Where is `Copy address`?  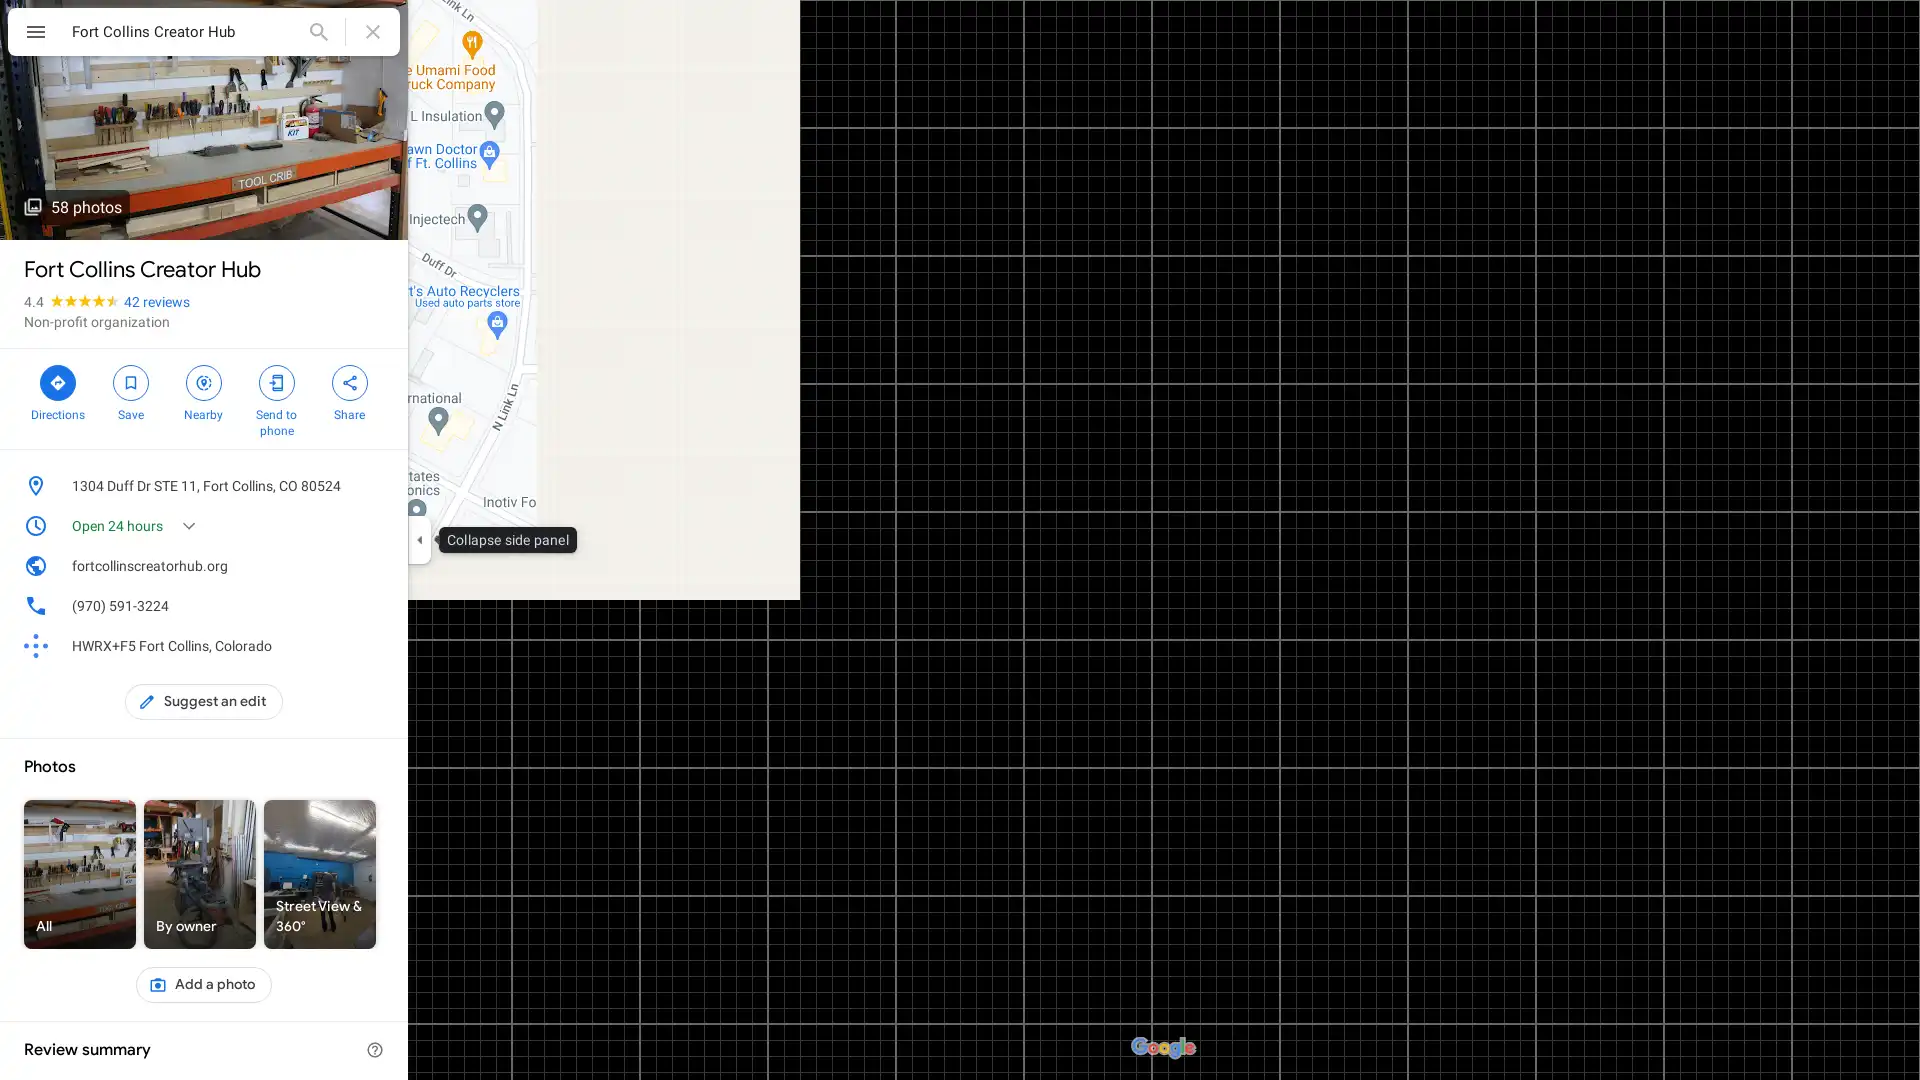
Copy address is located at coordinates (374, 486).